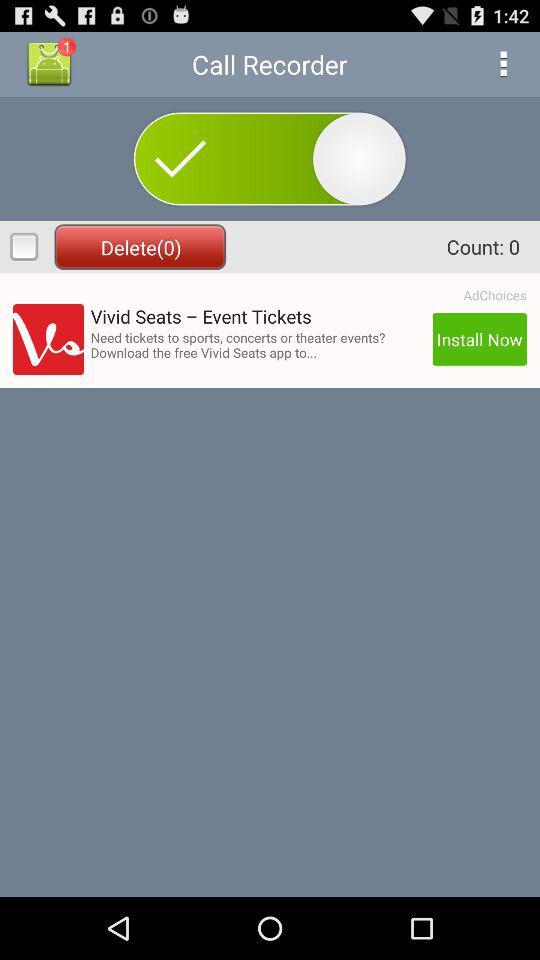 This screenshot has height=960, width=540. Describe the element at coordinates (49, 64) in the screenshot. I see `the button above delete(0)` at that location.